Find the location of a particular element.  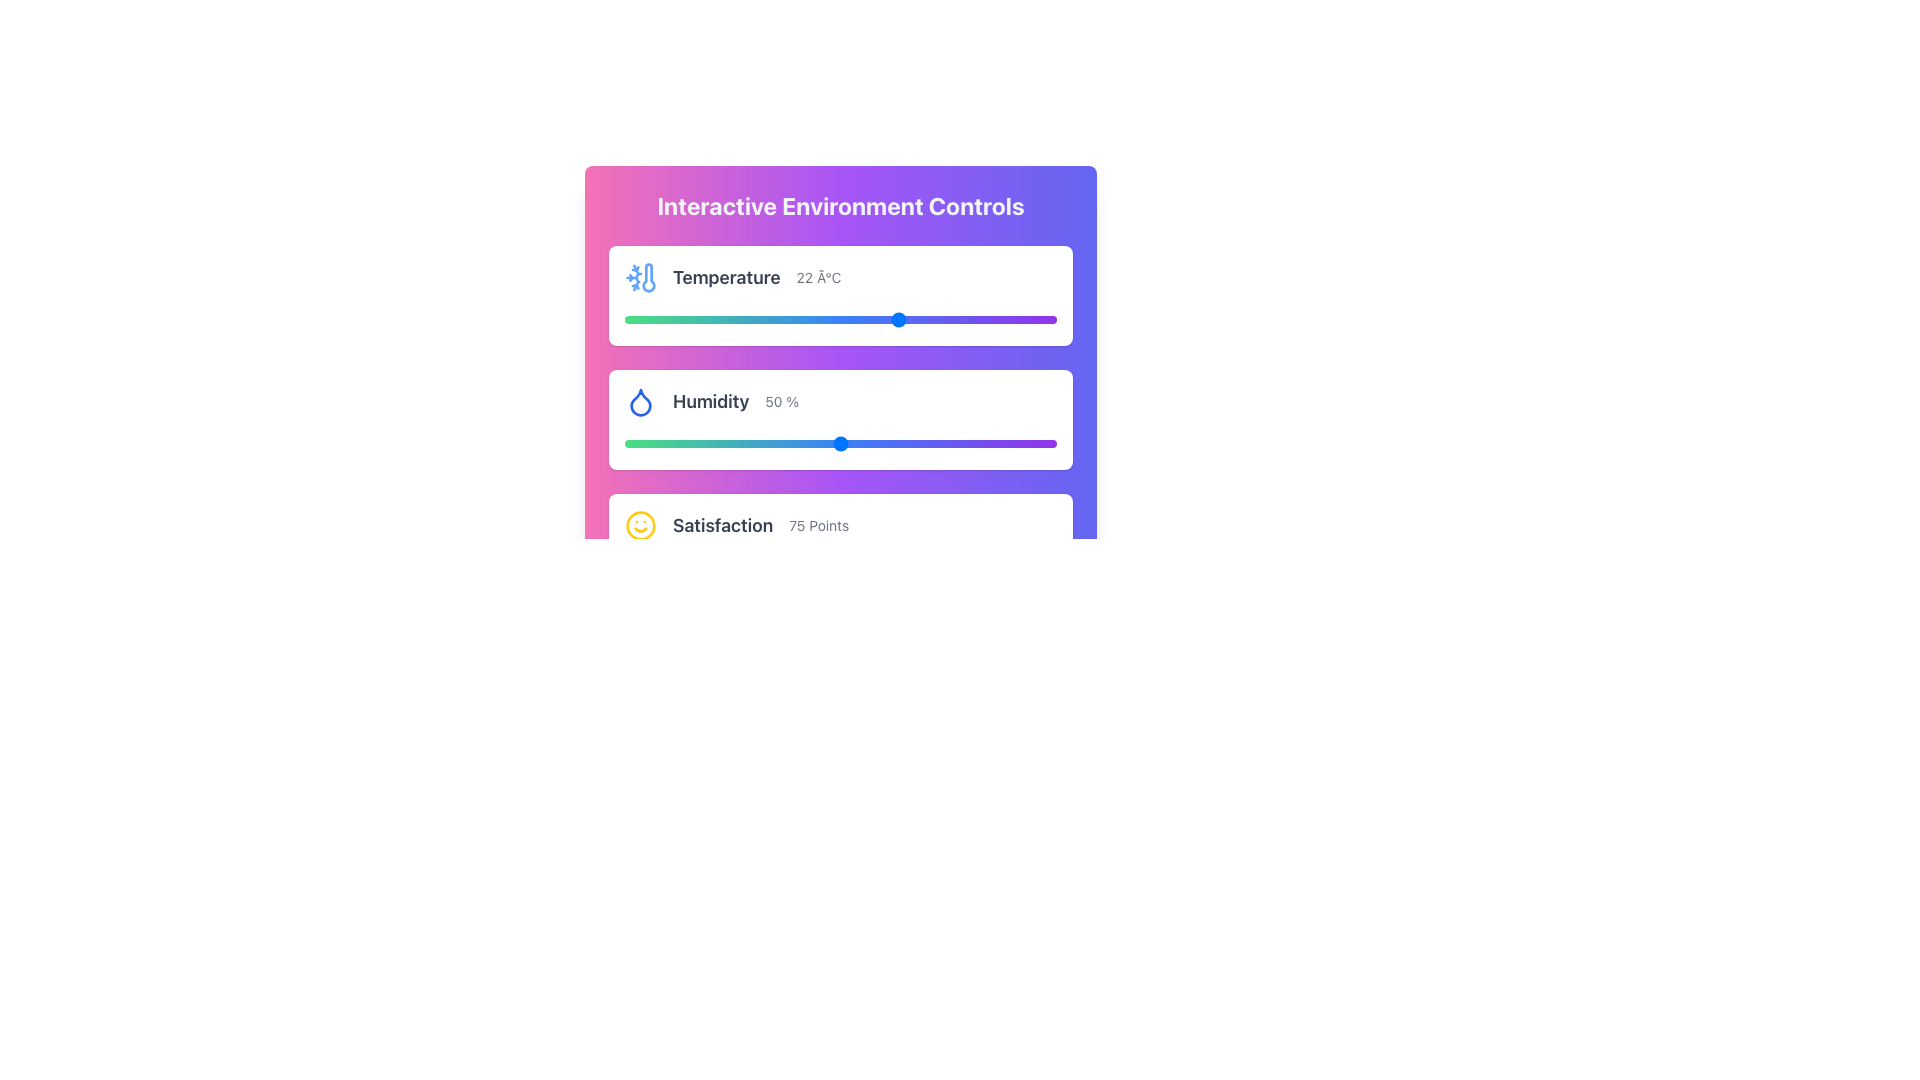

the slider is located at coordinates (832, 319).